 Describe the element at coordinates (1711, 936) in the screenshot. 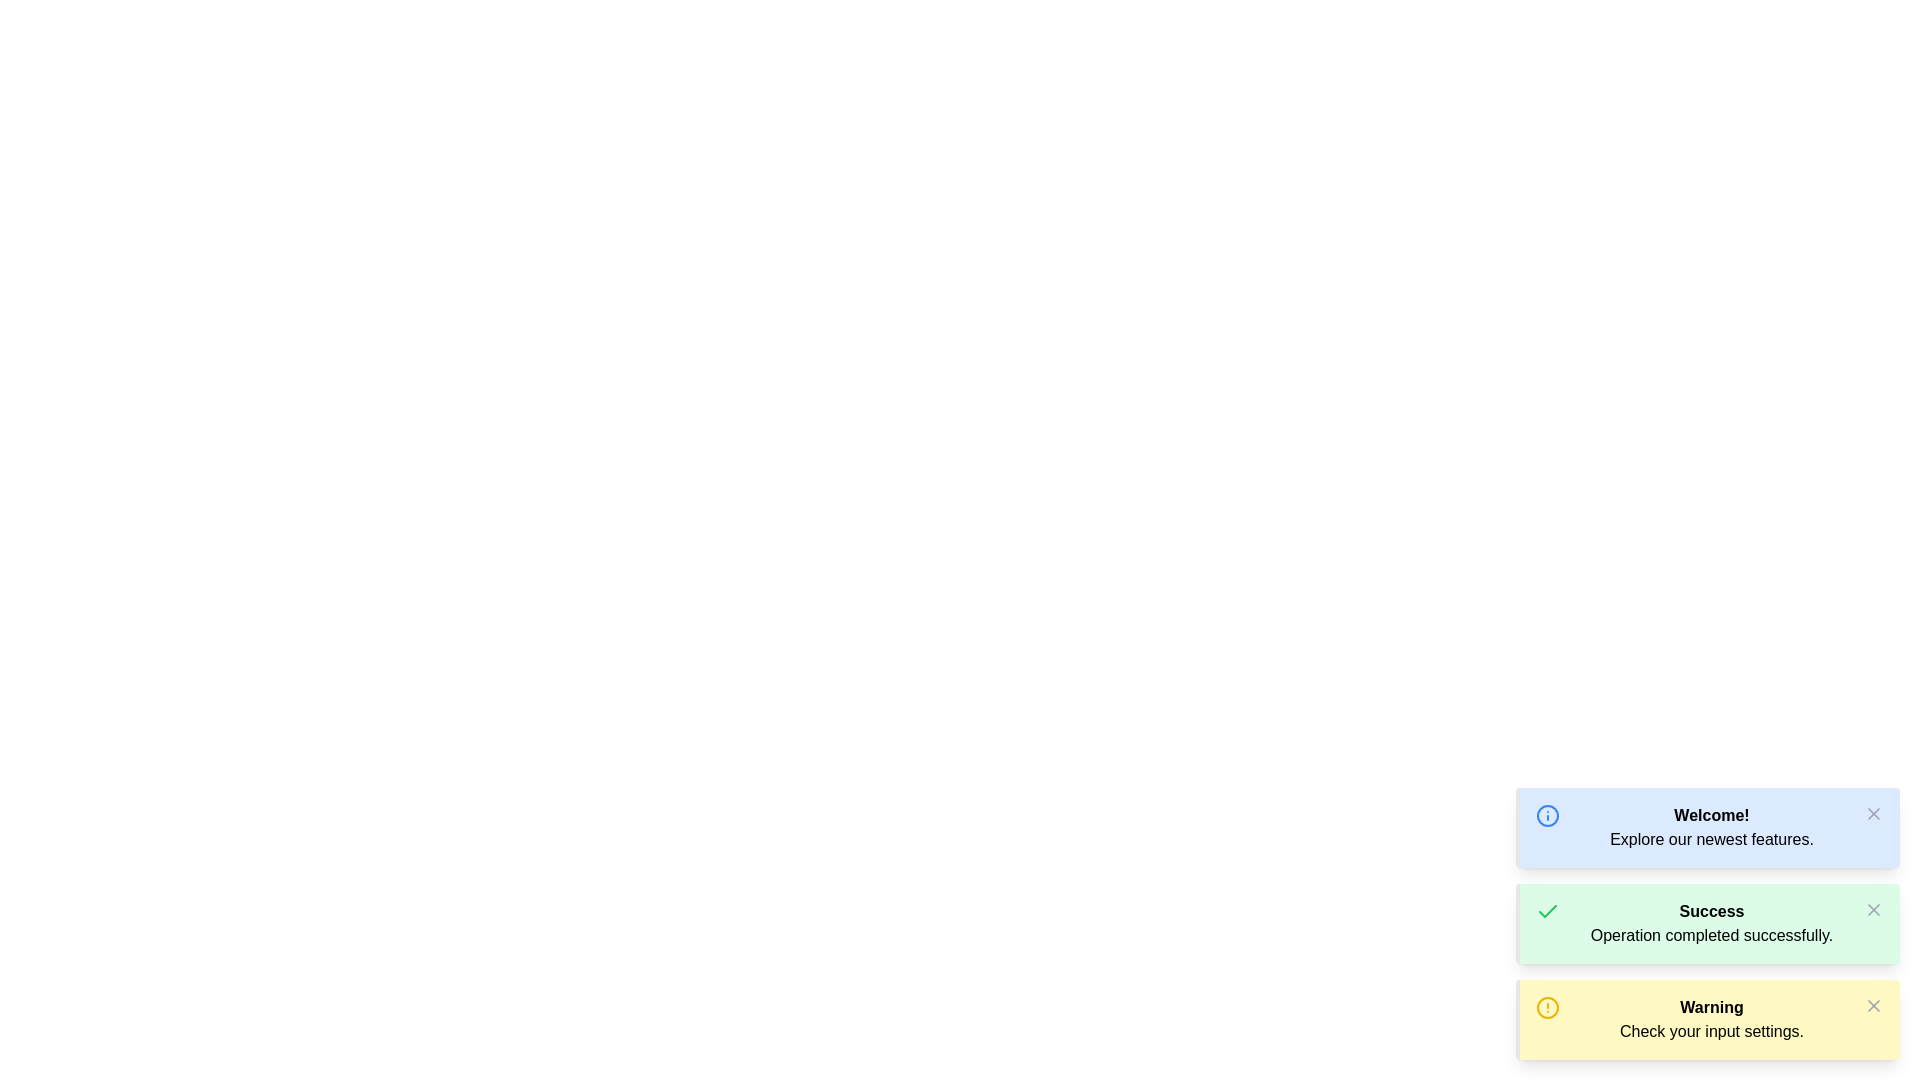

I see `the descriptive feedback label that indicates a completed action was successful, positioned below the bold 'Success' label` at that location.